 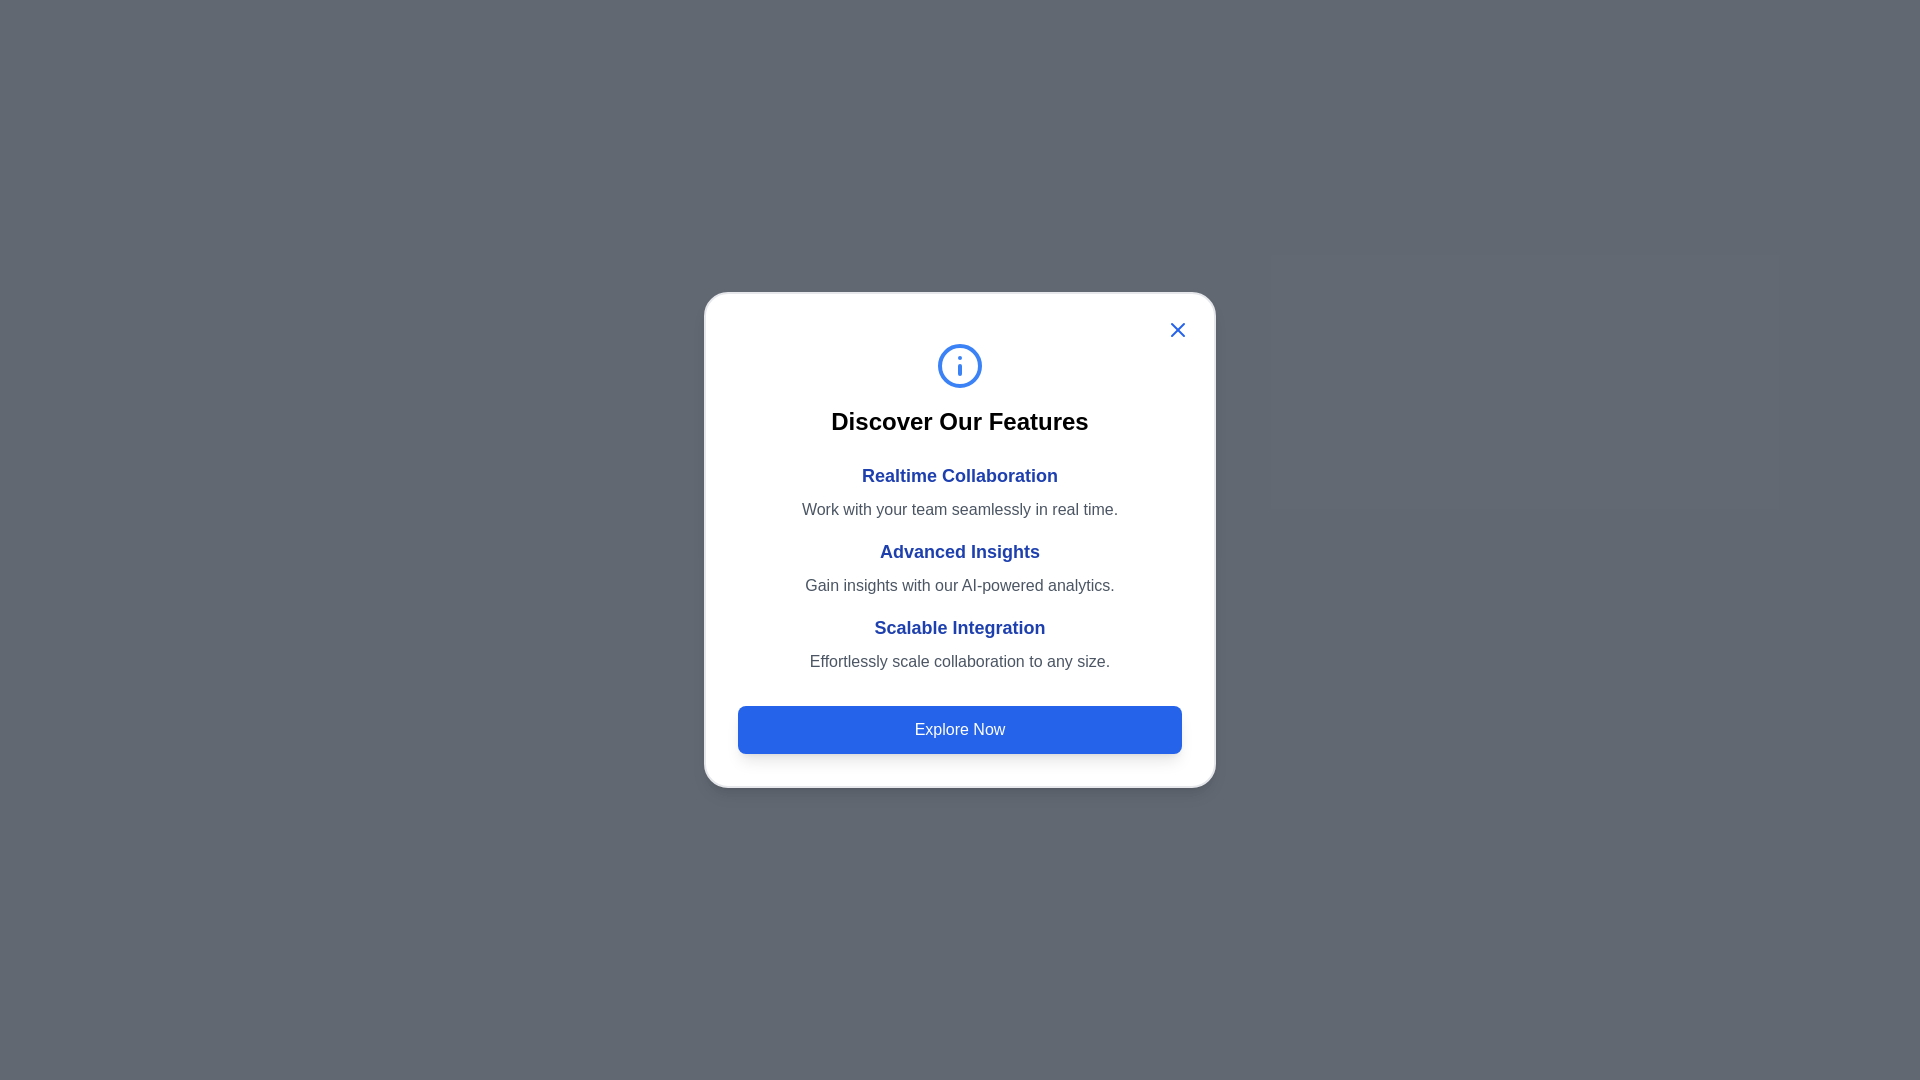 What do you see at coordinates (960, 662) in the screenshot?
I see `the static text located below the heading 'Scalable Integration' in the modal window, which serves as a descriptive subtext` at bounding box center [960, 662].